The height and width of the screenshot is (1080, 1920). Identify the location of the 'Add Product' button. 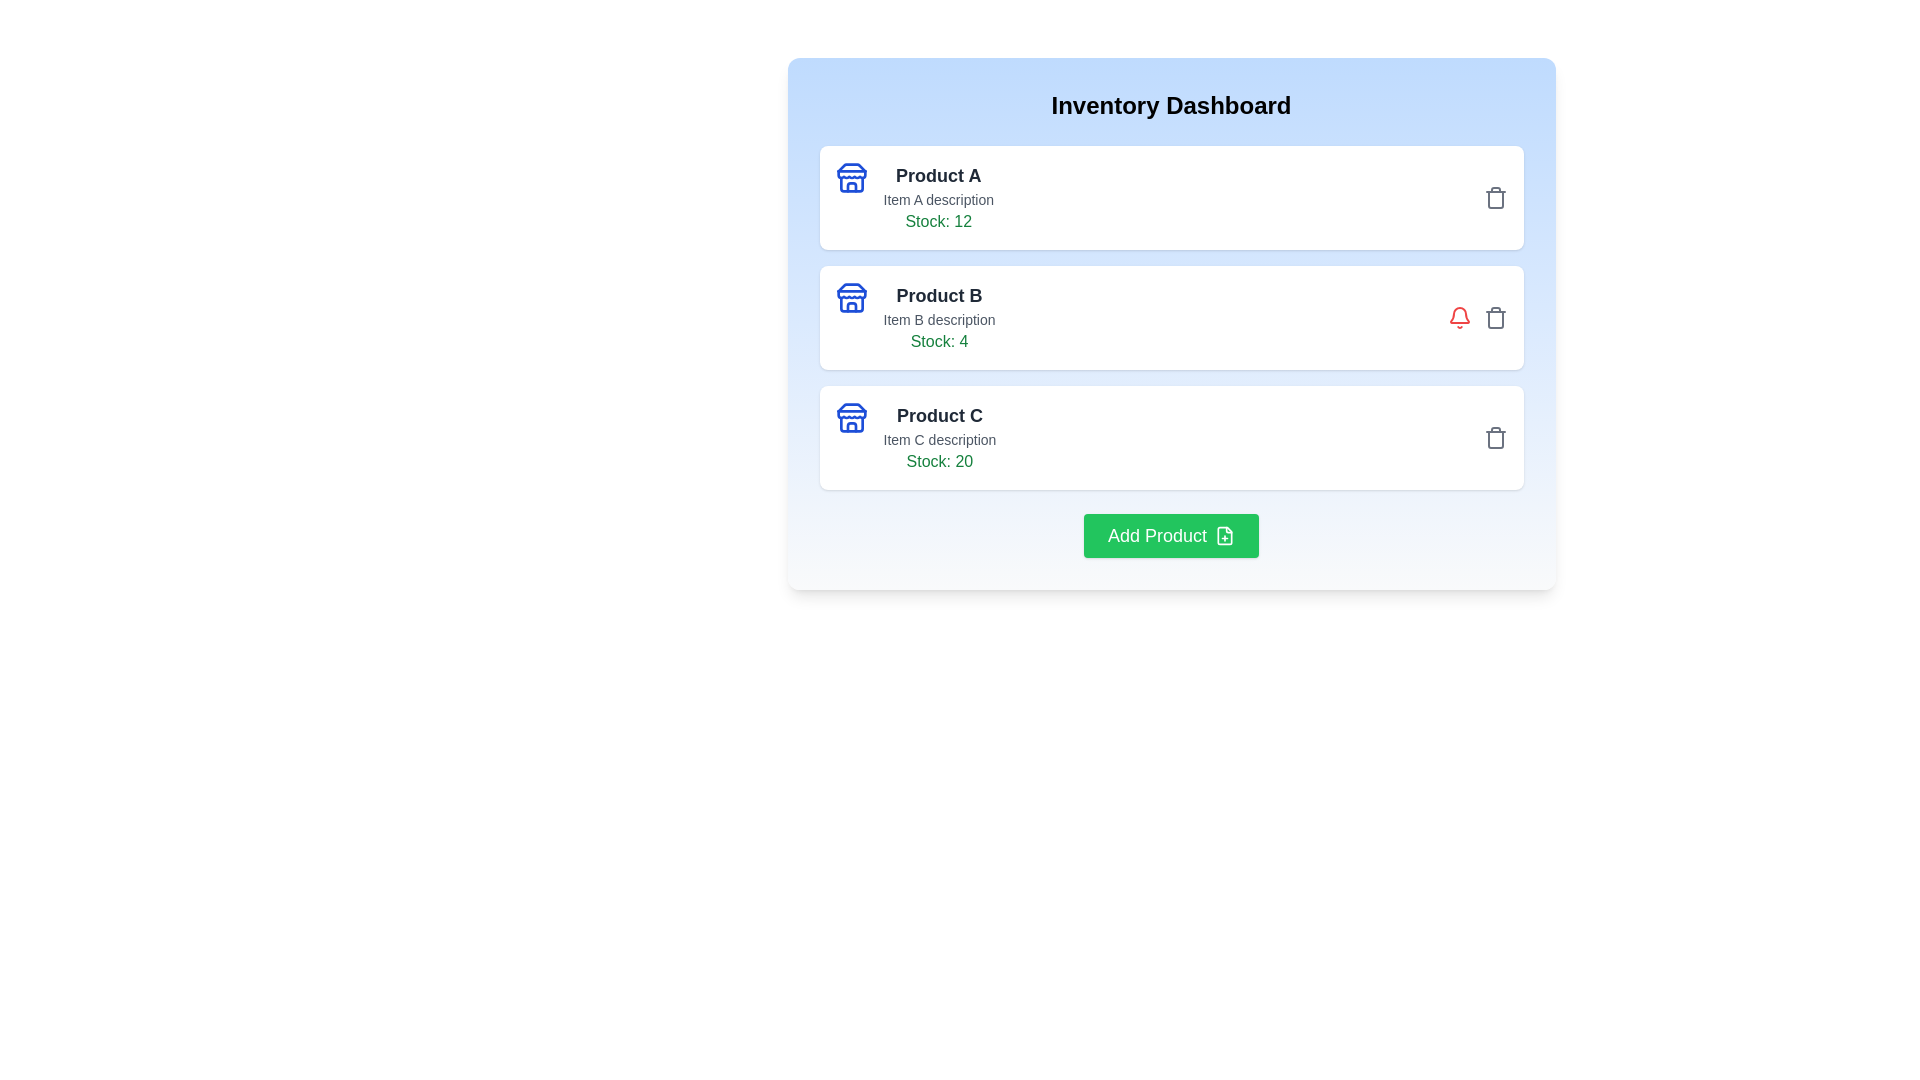
(1171, 535).